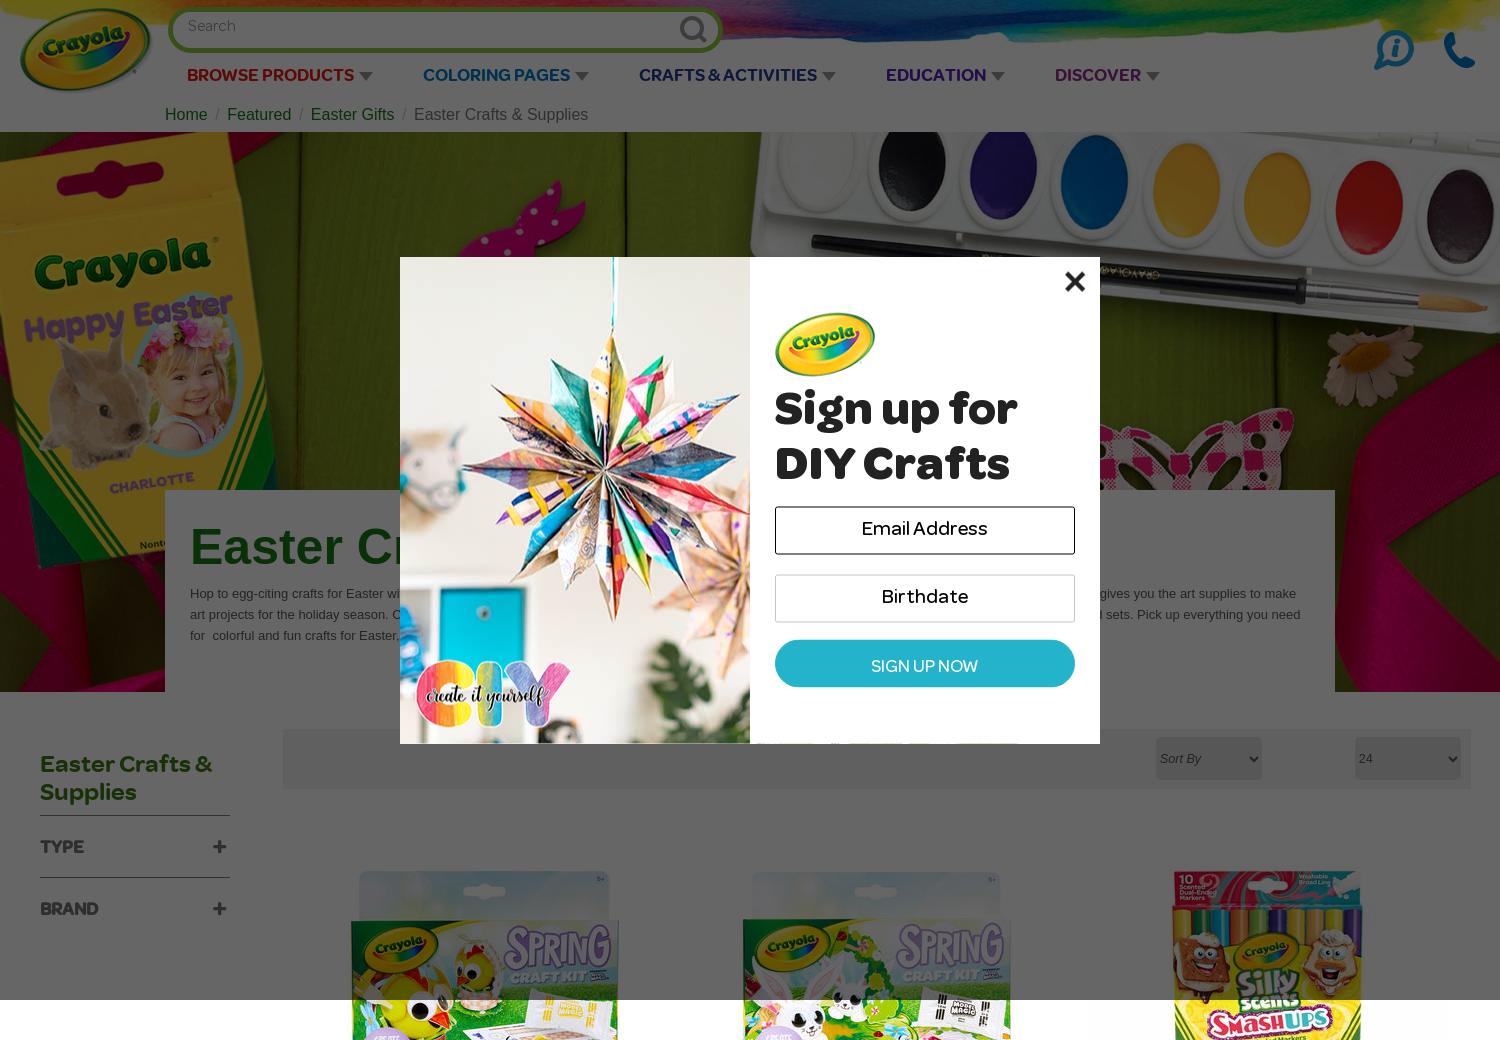  What do you see at coordinates (351, 113) in the screenshot?
I see `'Easter Gifts'` at bounding box center [351, 113].